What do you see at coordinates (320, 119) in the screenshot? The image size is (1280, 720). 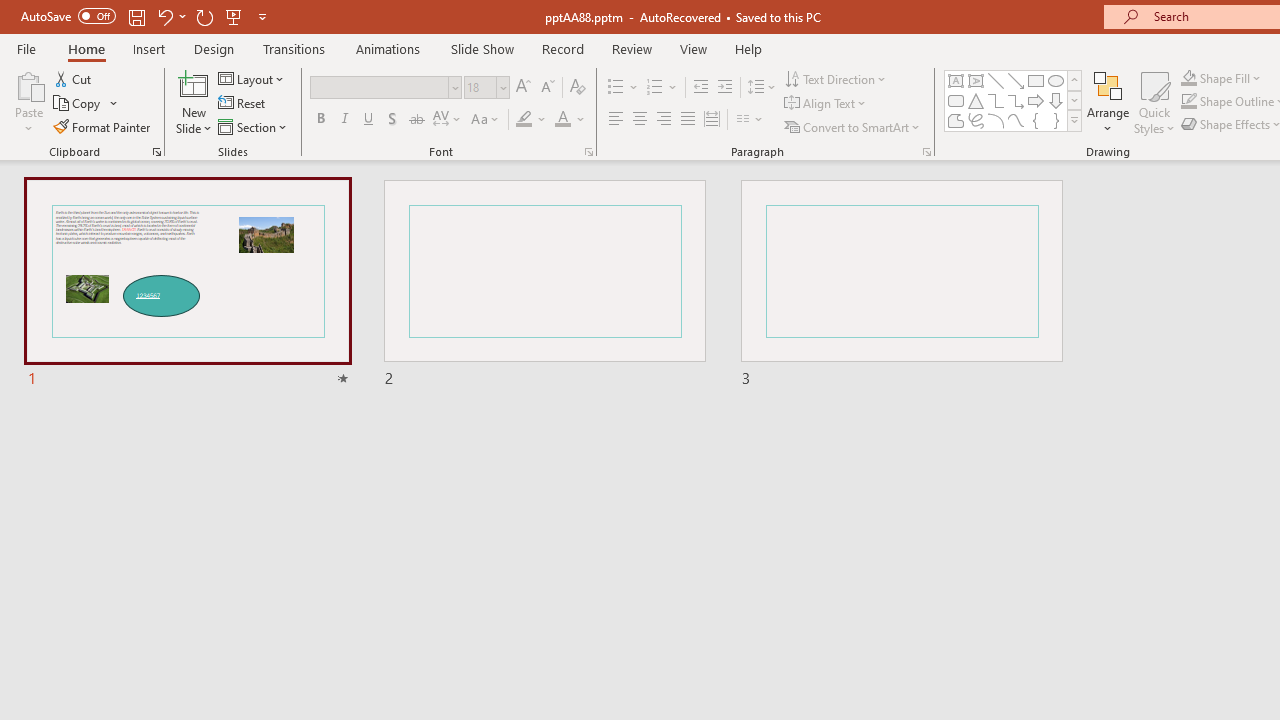 I see `'Bold'` at bounding box center [320, 119].